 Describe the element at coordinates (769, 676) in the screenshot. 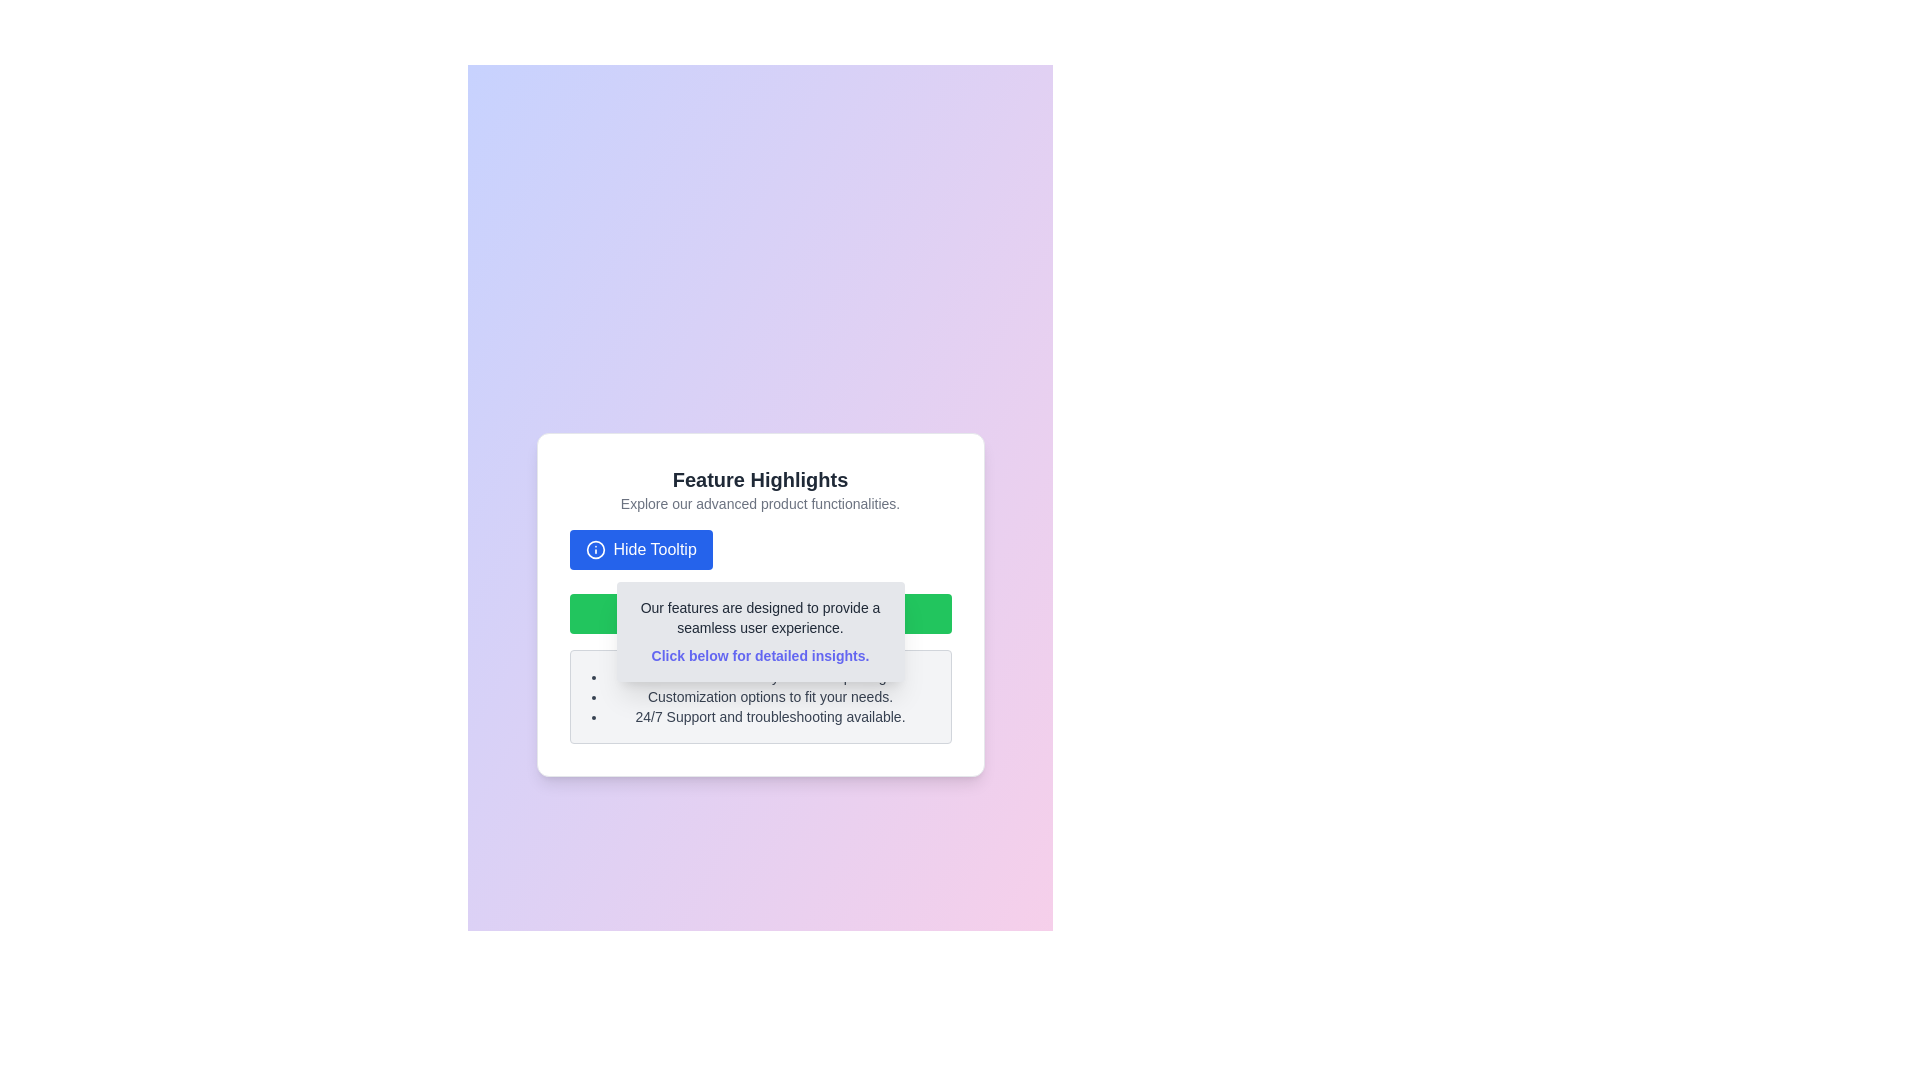

I see `static text that states 'Real-time data analytics and reporting.' This text is the first item in a bulleted list under 'Feature Highlights.'` at that location.